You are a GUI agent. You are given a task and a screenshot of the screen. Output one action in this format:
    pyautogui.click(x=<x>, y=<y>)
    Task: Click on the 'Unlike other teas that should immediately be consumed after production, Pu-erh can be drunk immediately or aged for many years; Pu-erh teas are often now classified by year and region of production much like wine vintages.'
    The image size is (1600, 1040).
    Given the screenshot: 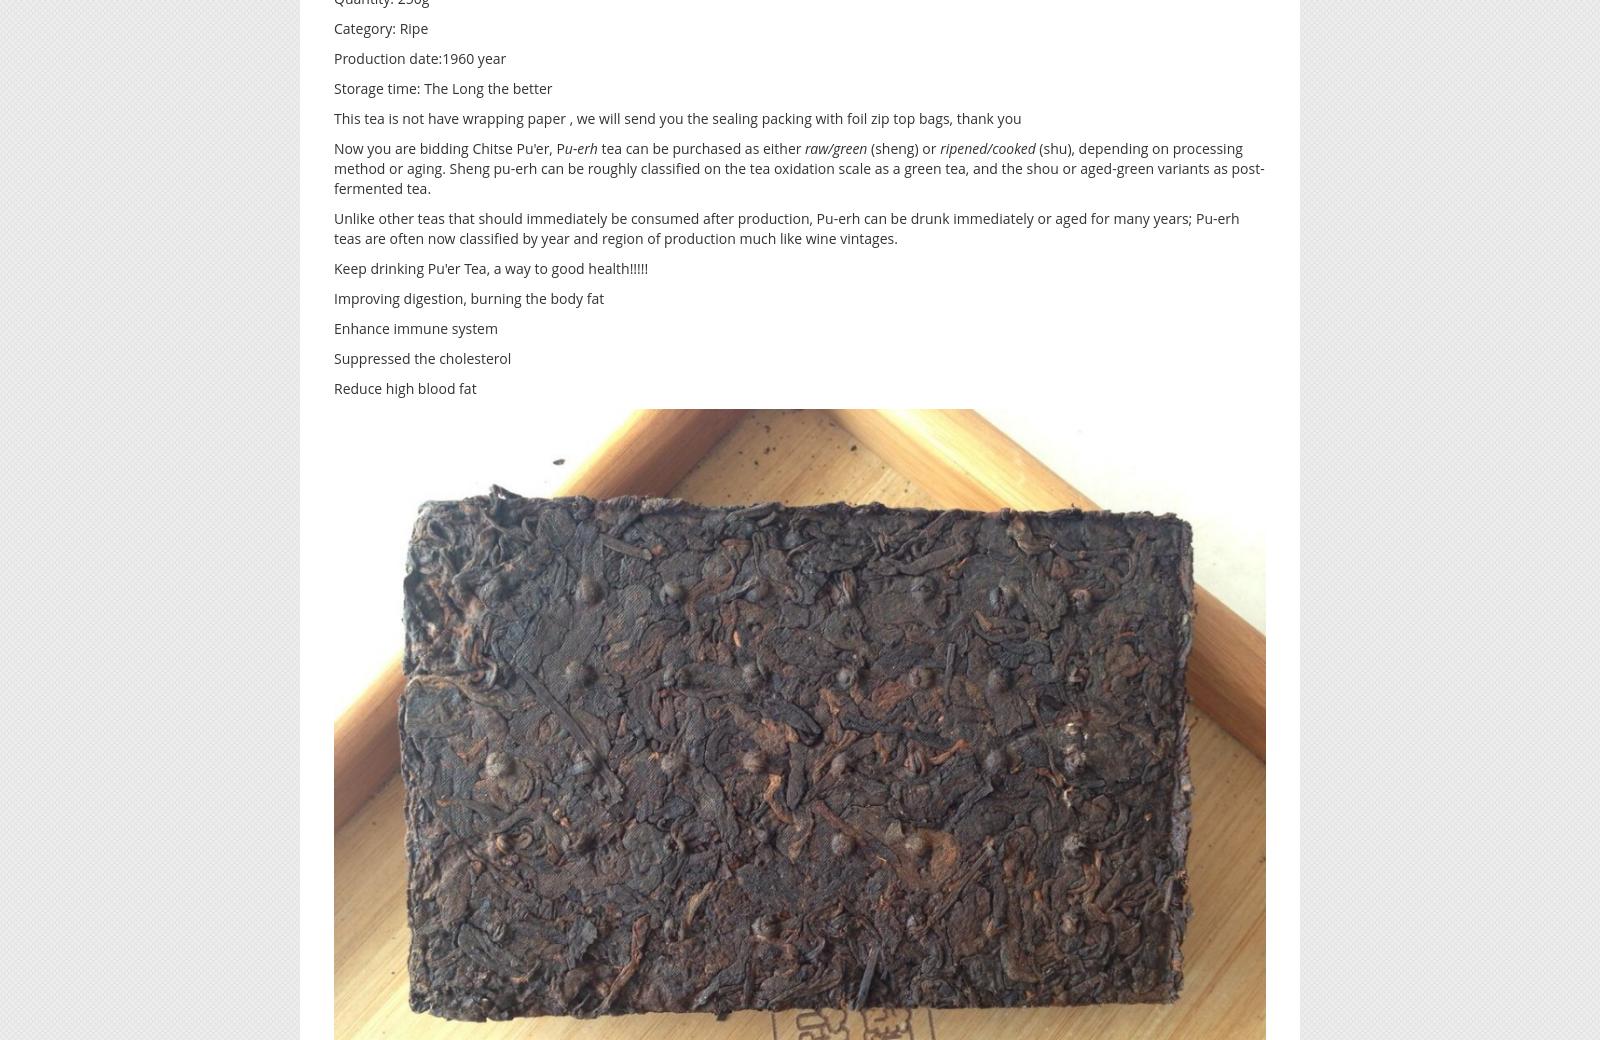 What is the action you would take?
    pyautogui.click(x=786, y=227)
    